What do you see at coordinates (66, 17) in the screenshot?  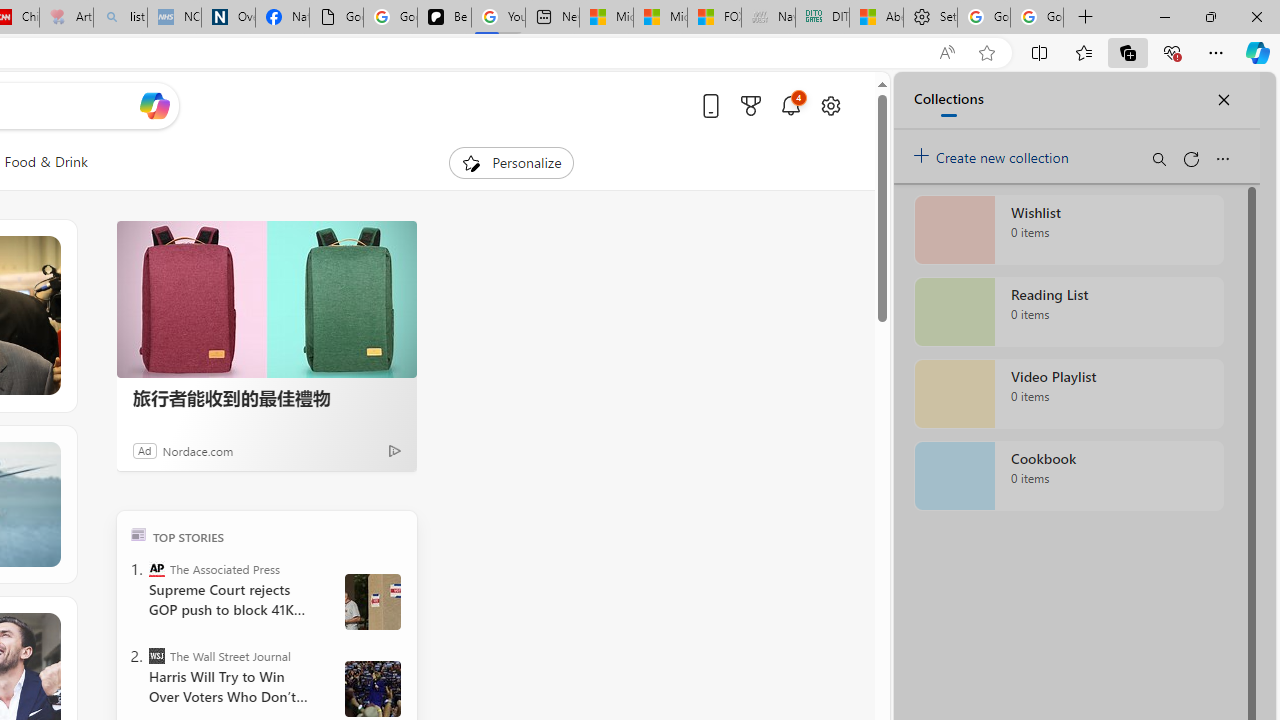 I see `'Arthritis: Ask Health Professionals - Sleeping'` at bounding box center [66, 17].